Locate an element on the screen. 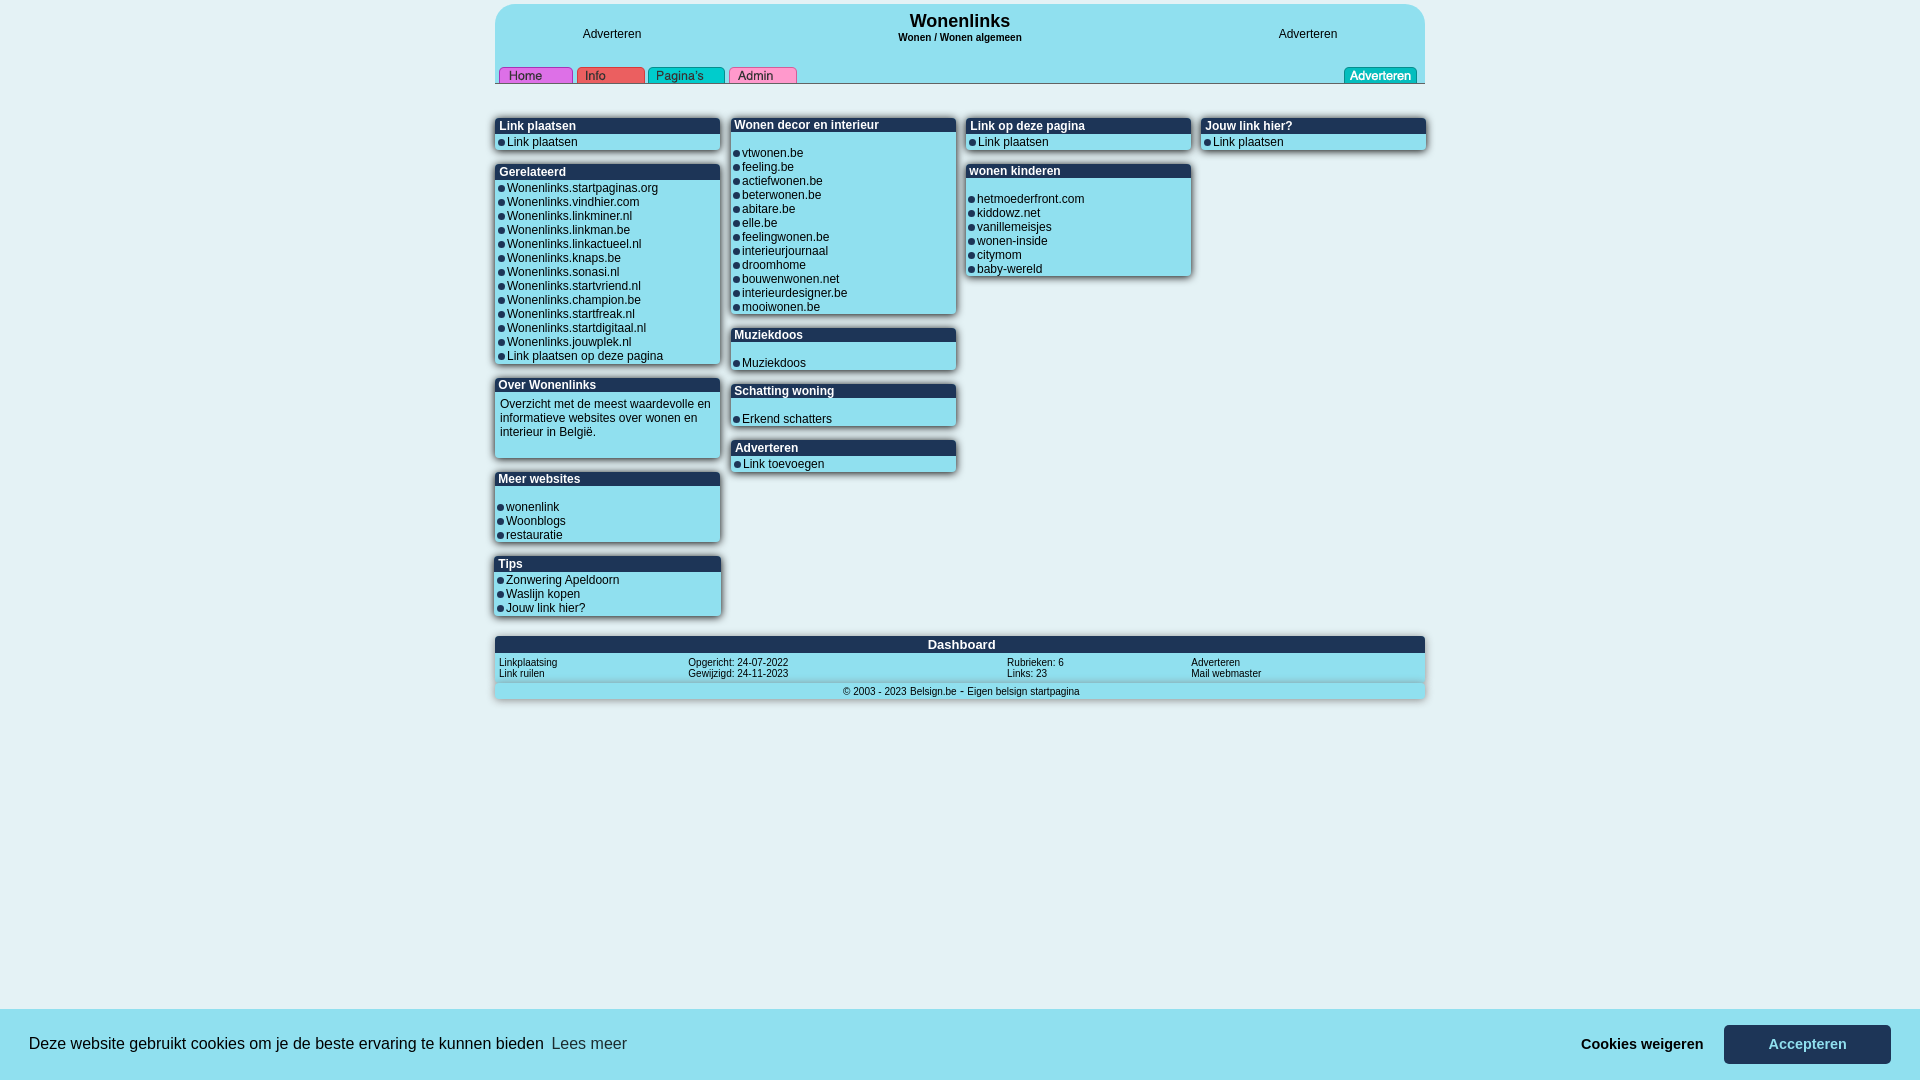 The height and width of the screenshot is (1080, 1920). 'Wonenlinks.jouwplek.nl' is located at coordinates (568, 341).